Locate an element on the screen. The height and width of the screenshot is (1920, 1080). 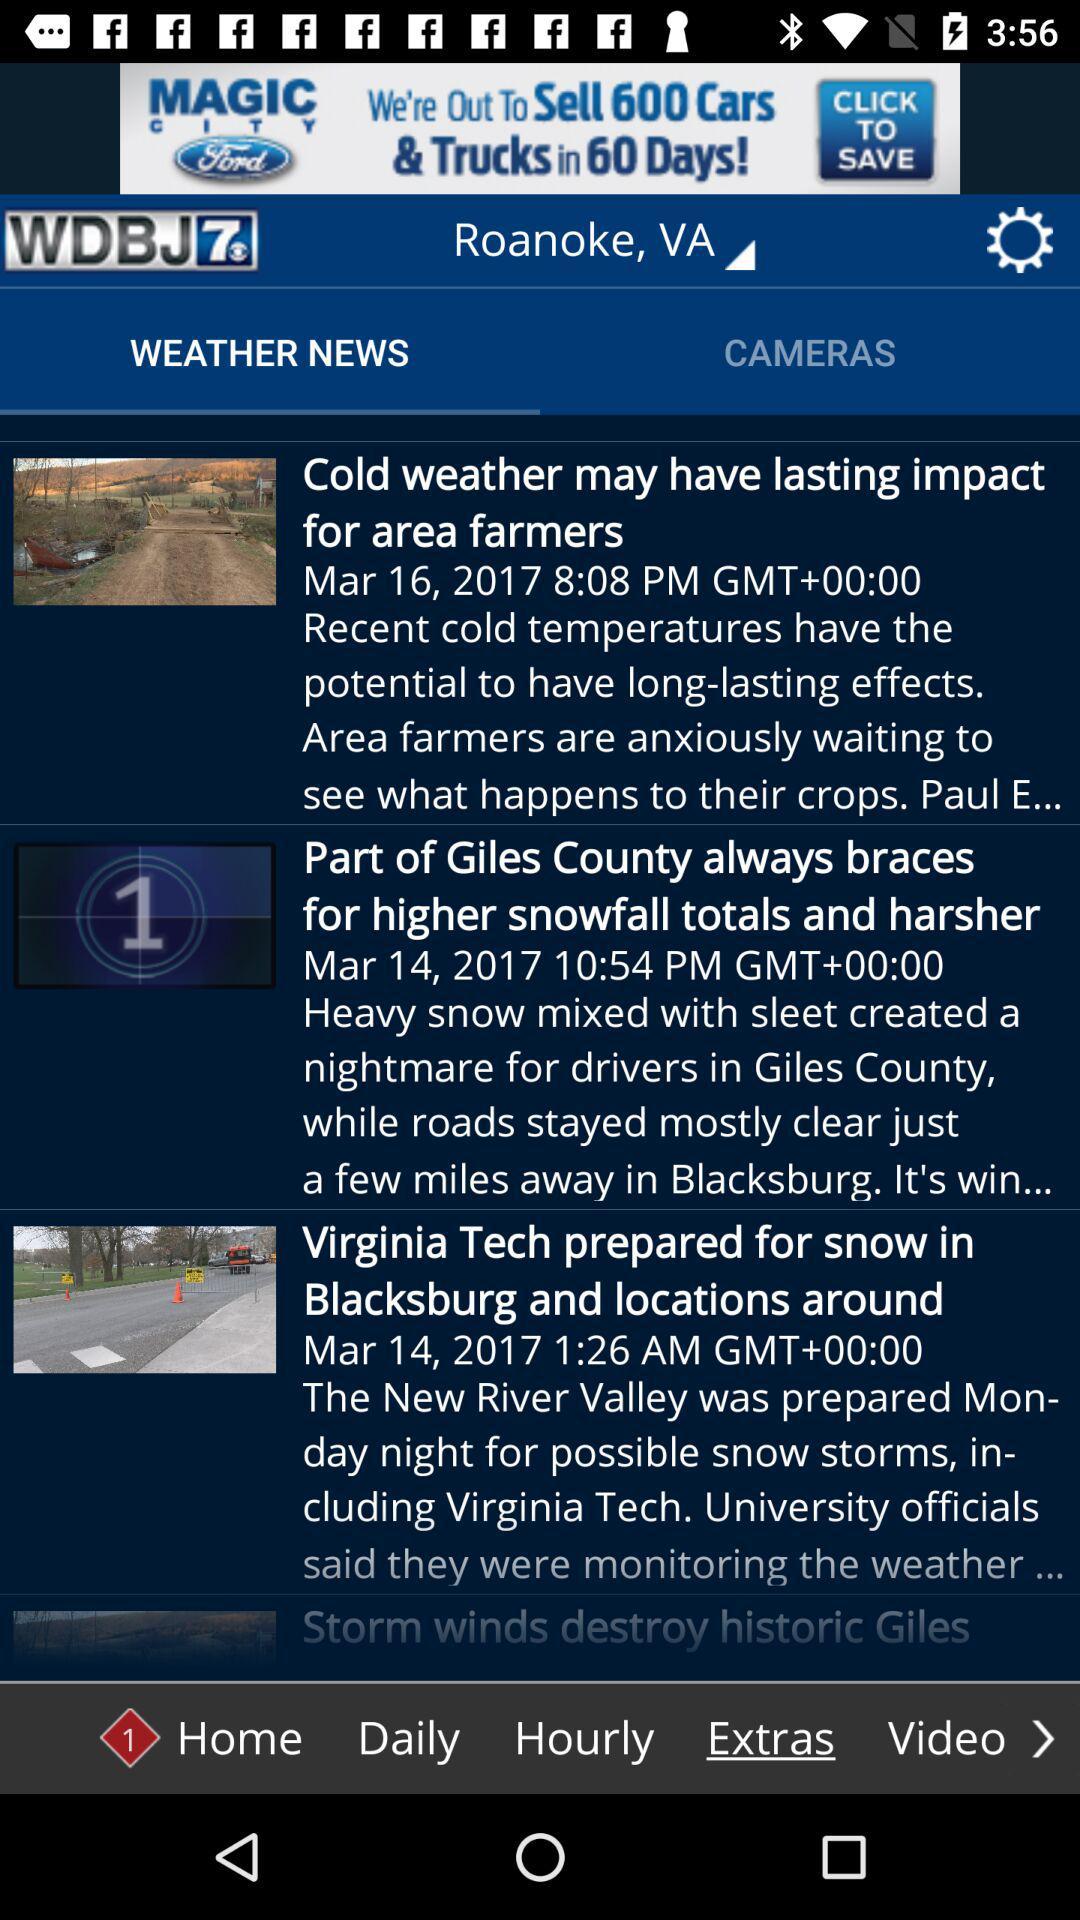
the arrow_forward icon is located at coordinates (1042, 1737).